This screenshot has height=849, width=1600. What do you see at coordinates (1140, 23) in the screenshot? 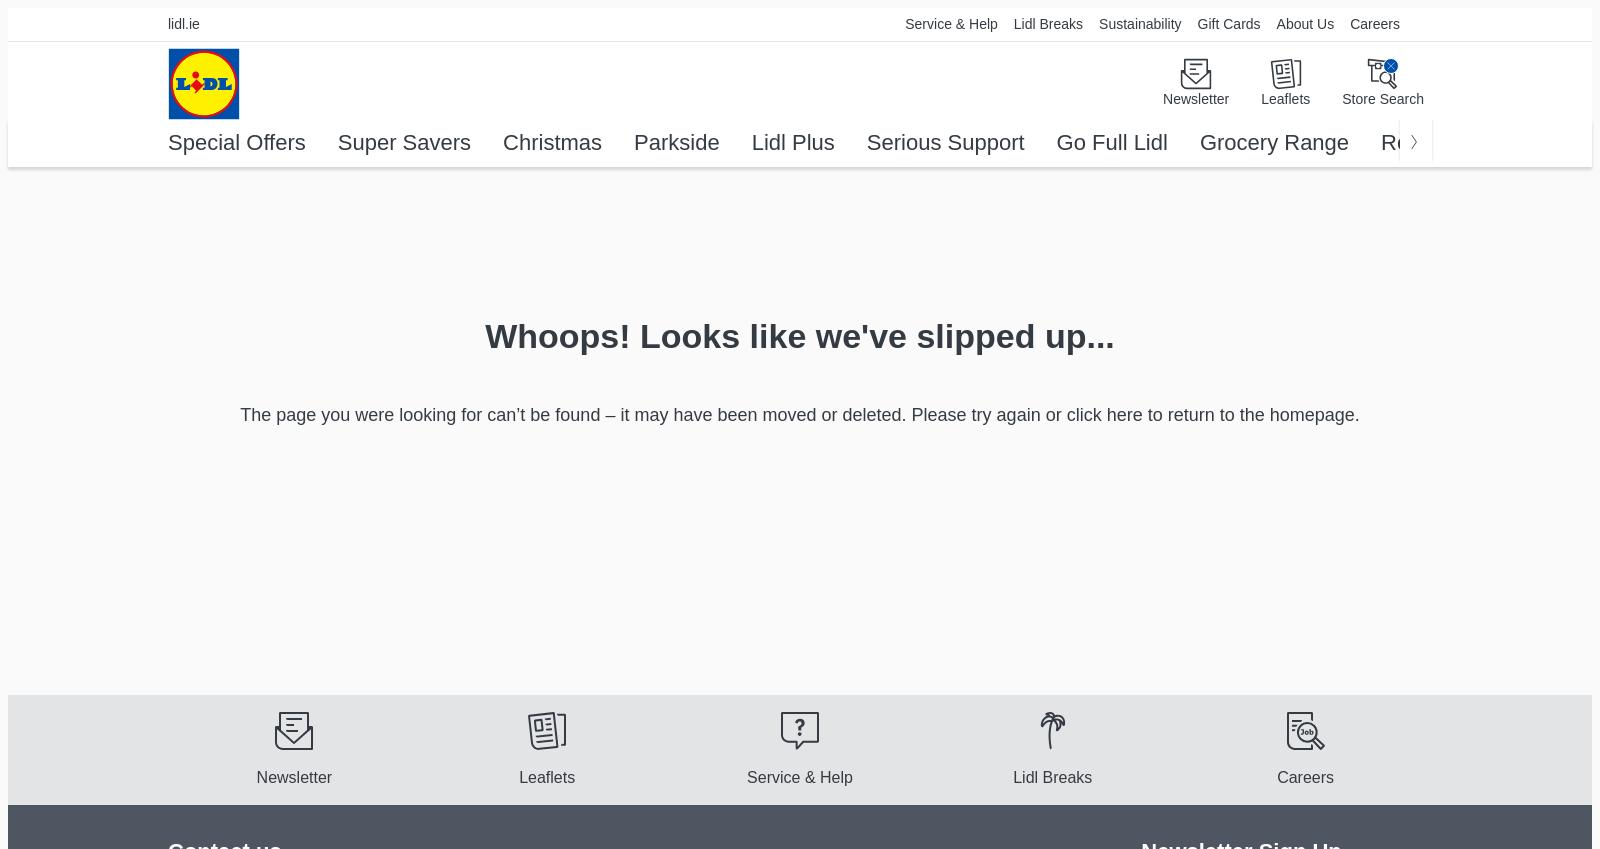
I see `'Sustainability'` at bounding box center [1140, 23].